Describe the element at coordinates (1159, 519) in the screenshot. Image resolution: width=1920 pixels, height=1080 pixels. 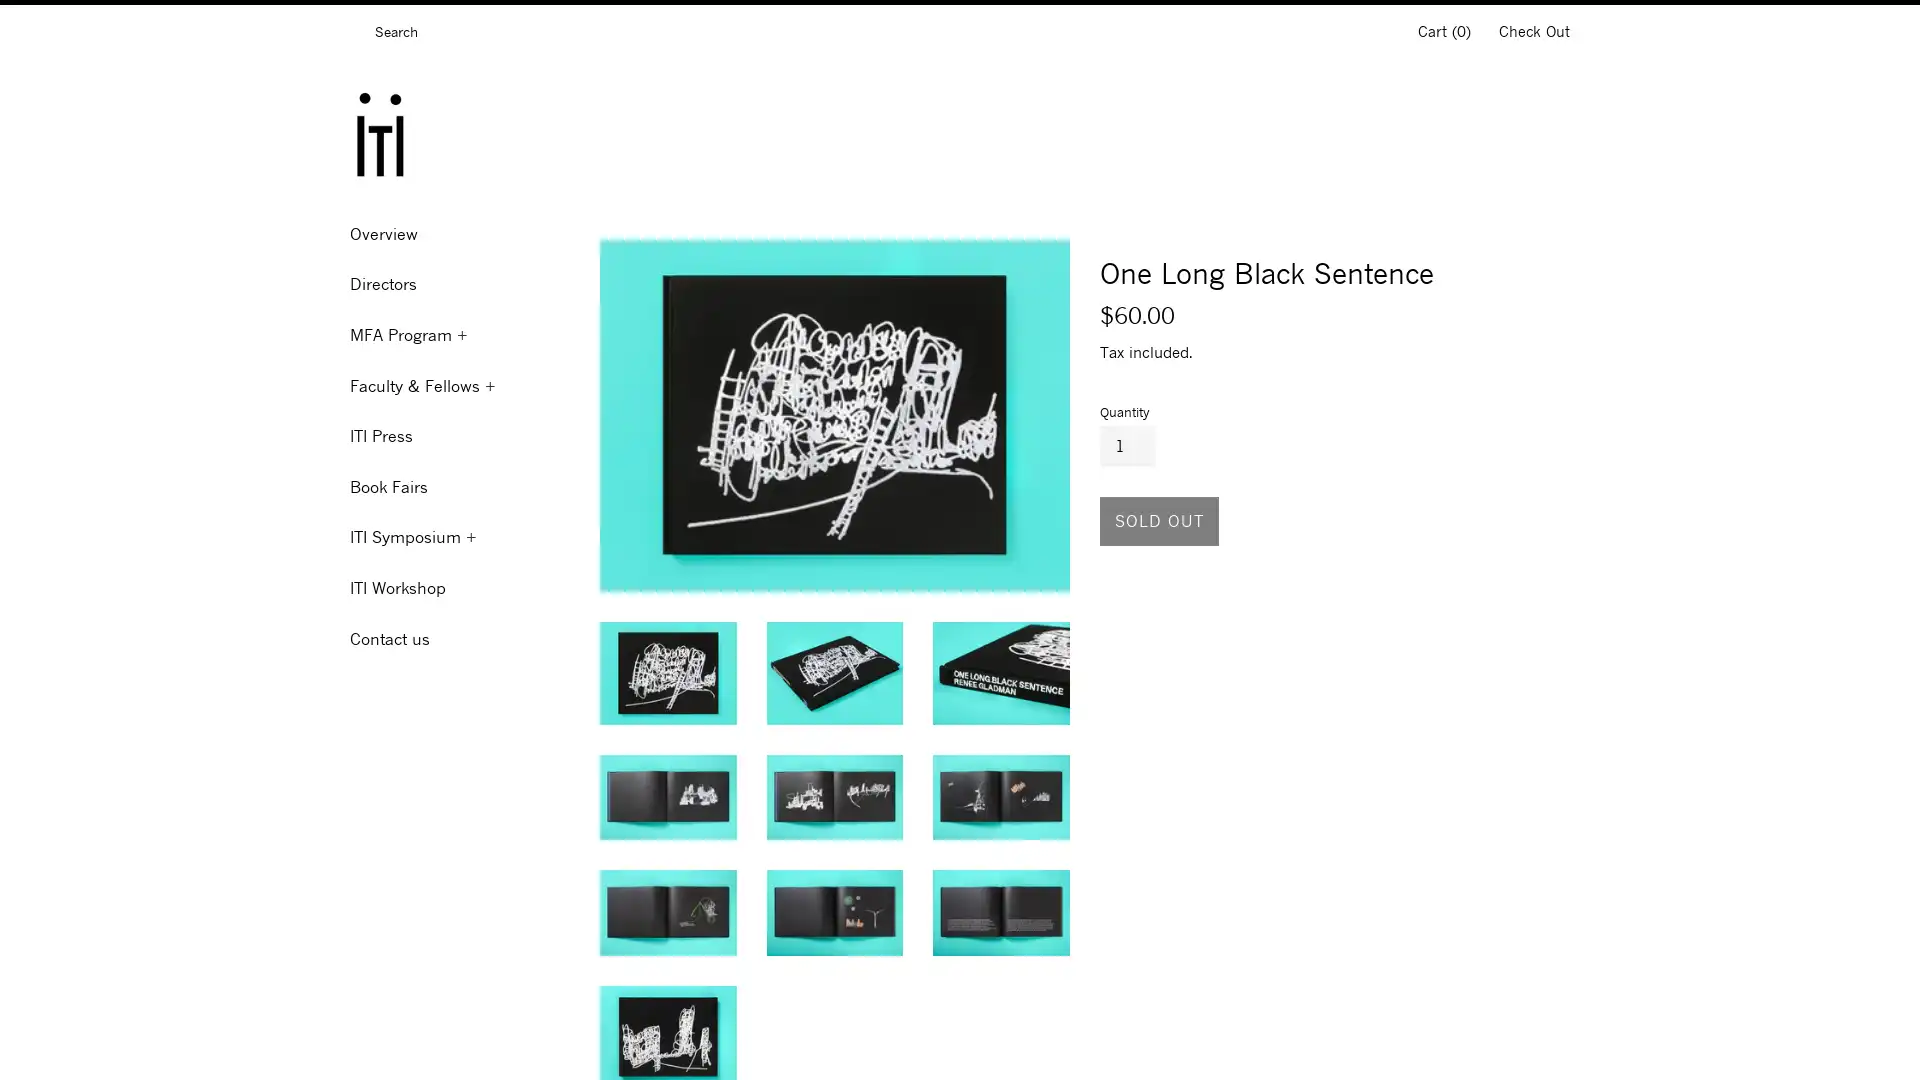
I see `SOLD OUT` at that location.